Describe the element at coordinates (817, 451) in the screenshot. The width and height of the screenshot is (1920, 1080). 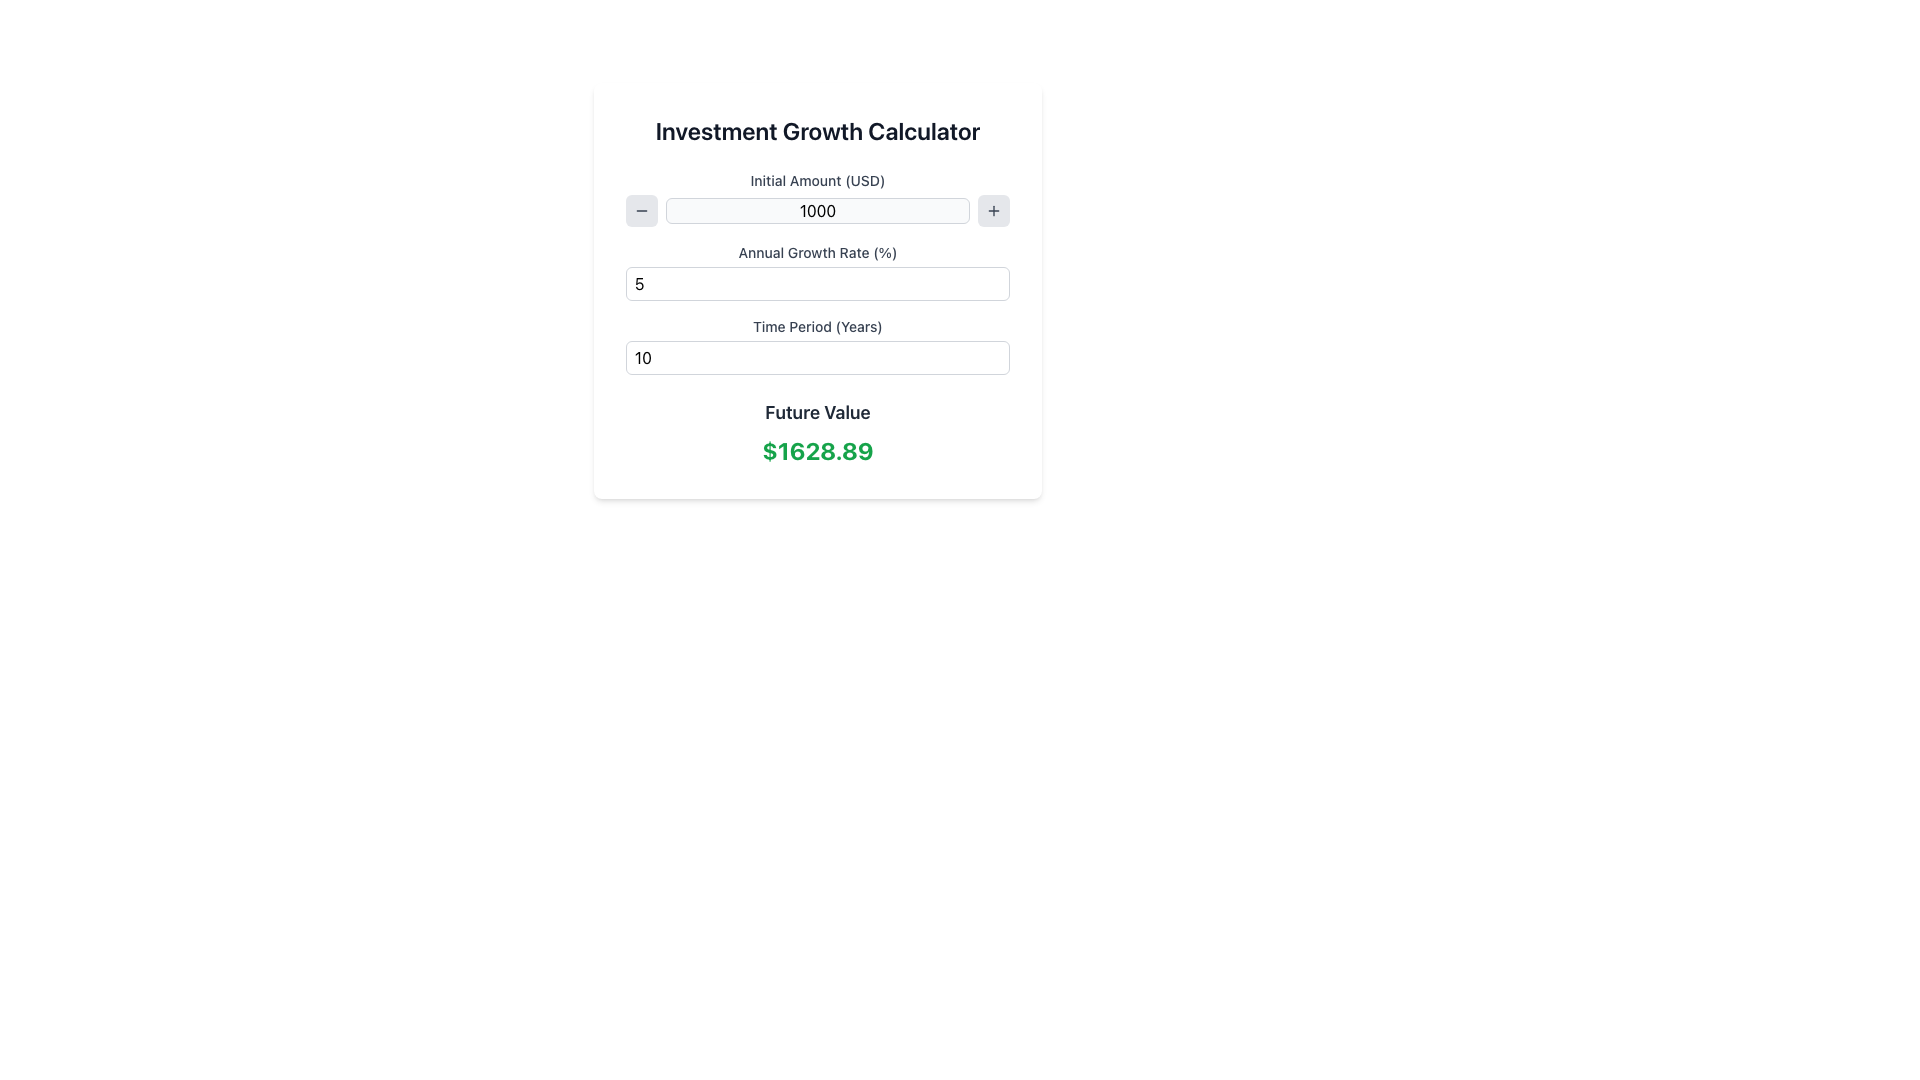
I see `the Text Label that displays the calculated future investment value, located directly under the 'Future Value' label in the calculator interface` at that location.